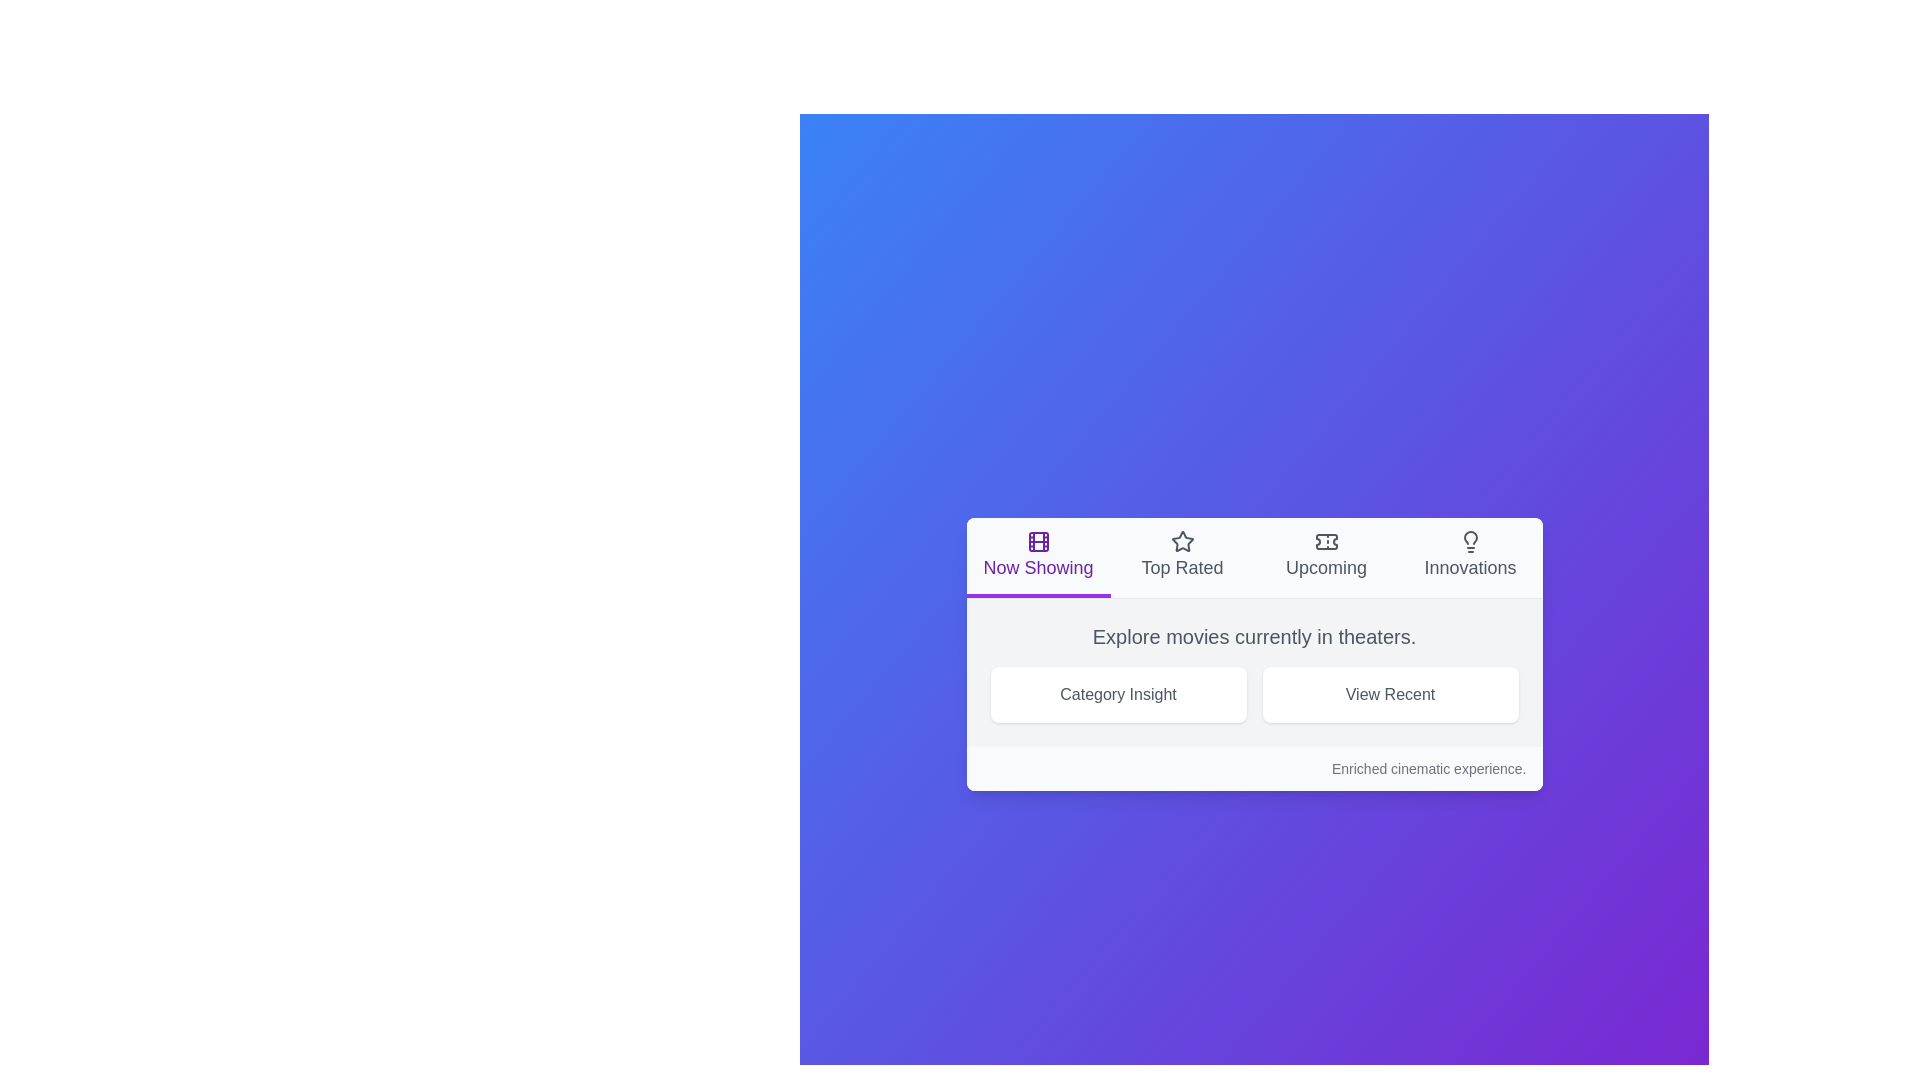 This screenshot has height=1080, width=1920. I want to click on the navigation button labeled 'Upcoming' located in the horizontal navigation bar, positioned between the 'Top Rated' tab on the left and the 'Innovations' tab on the right, so click(1326, 557).